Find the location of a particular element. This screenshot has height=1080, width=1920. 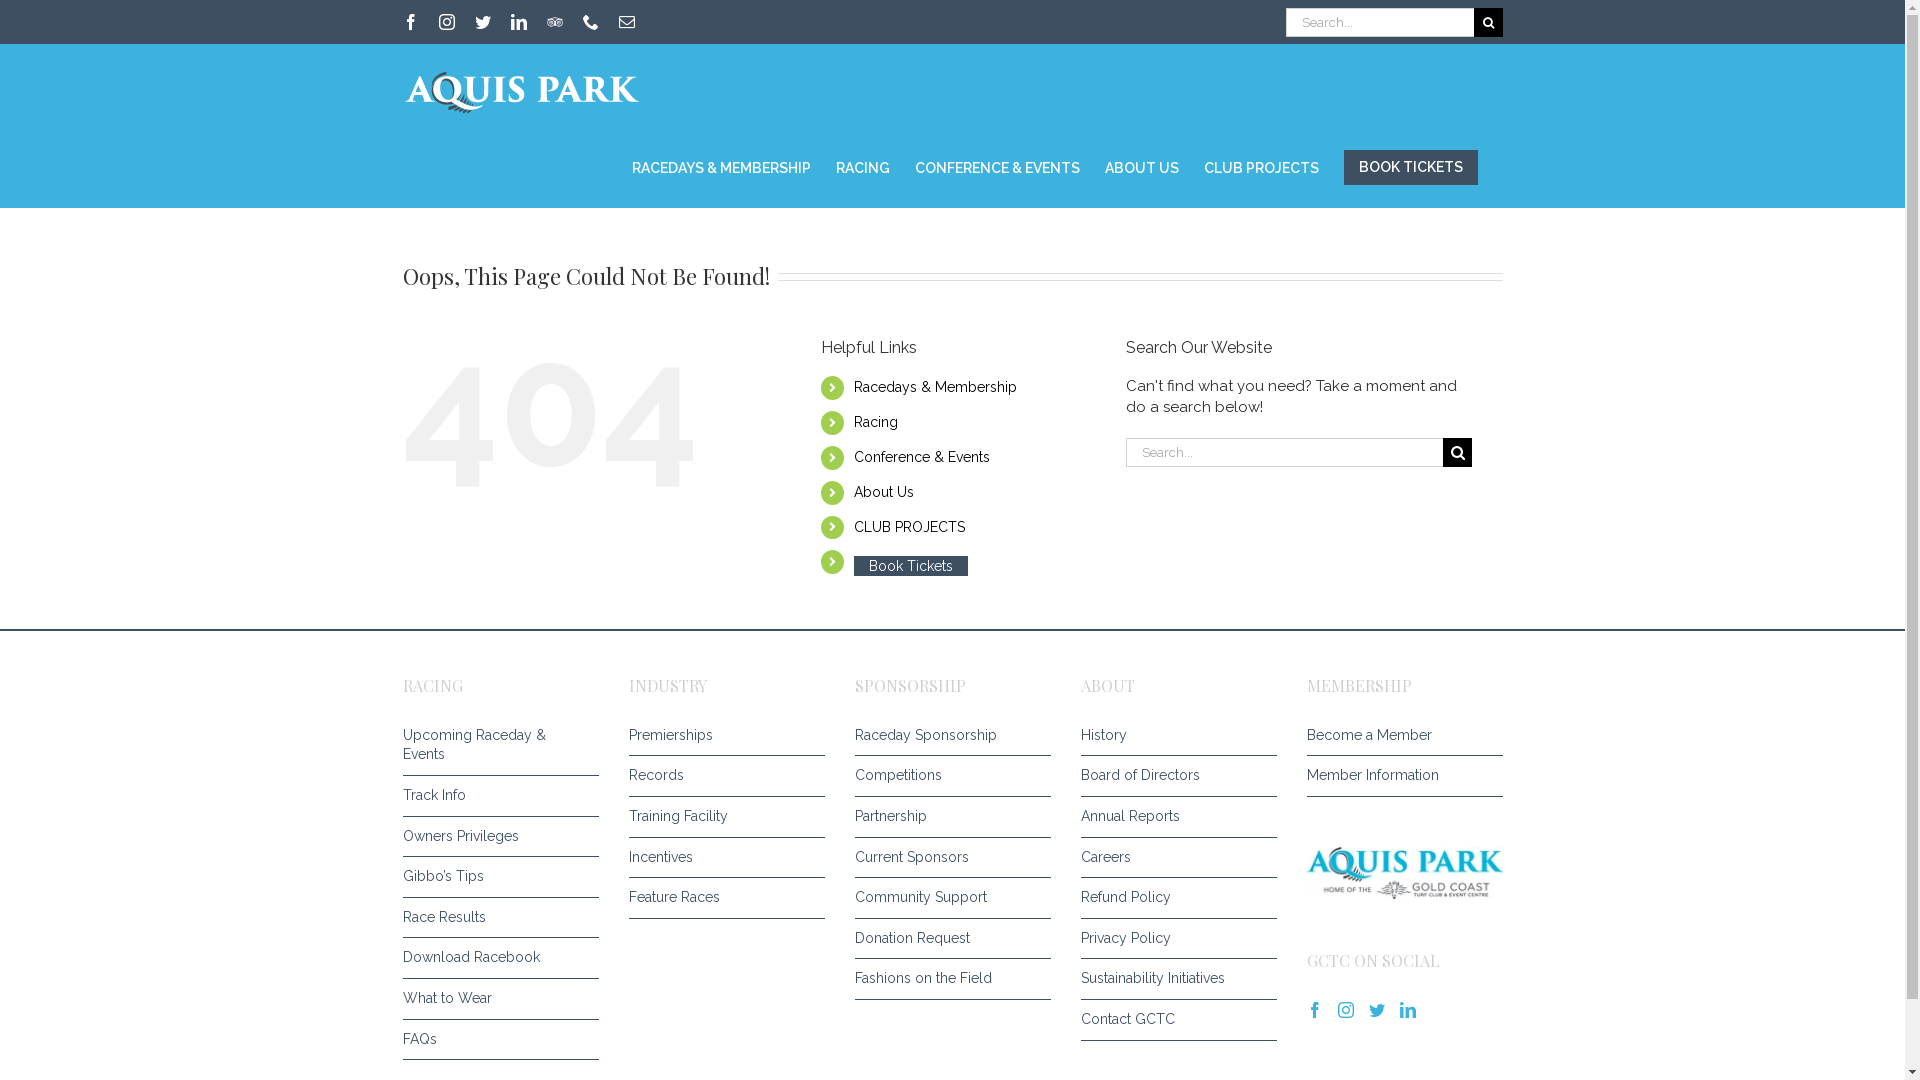

'Track Info' is located at coordinates (401, 794).